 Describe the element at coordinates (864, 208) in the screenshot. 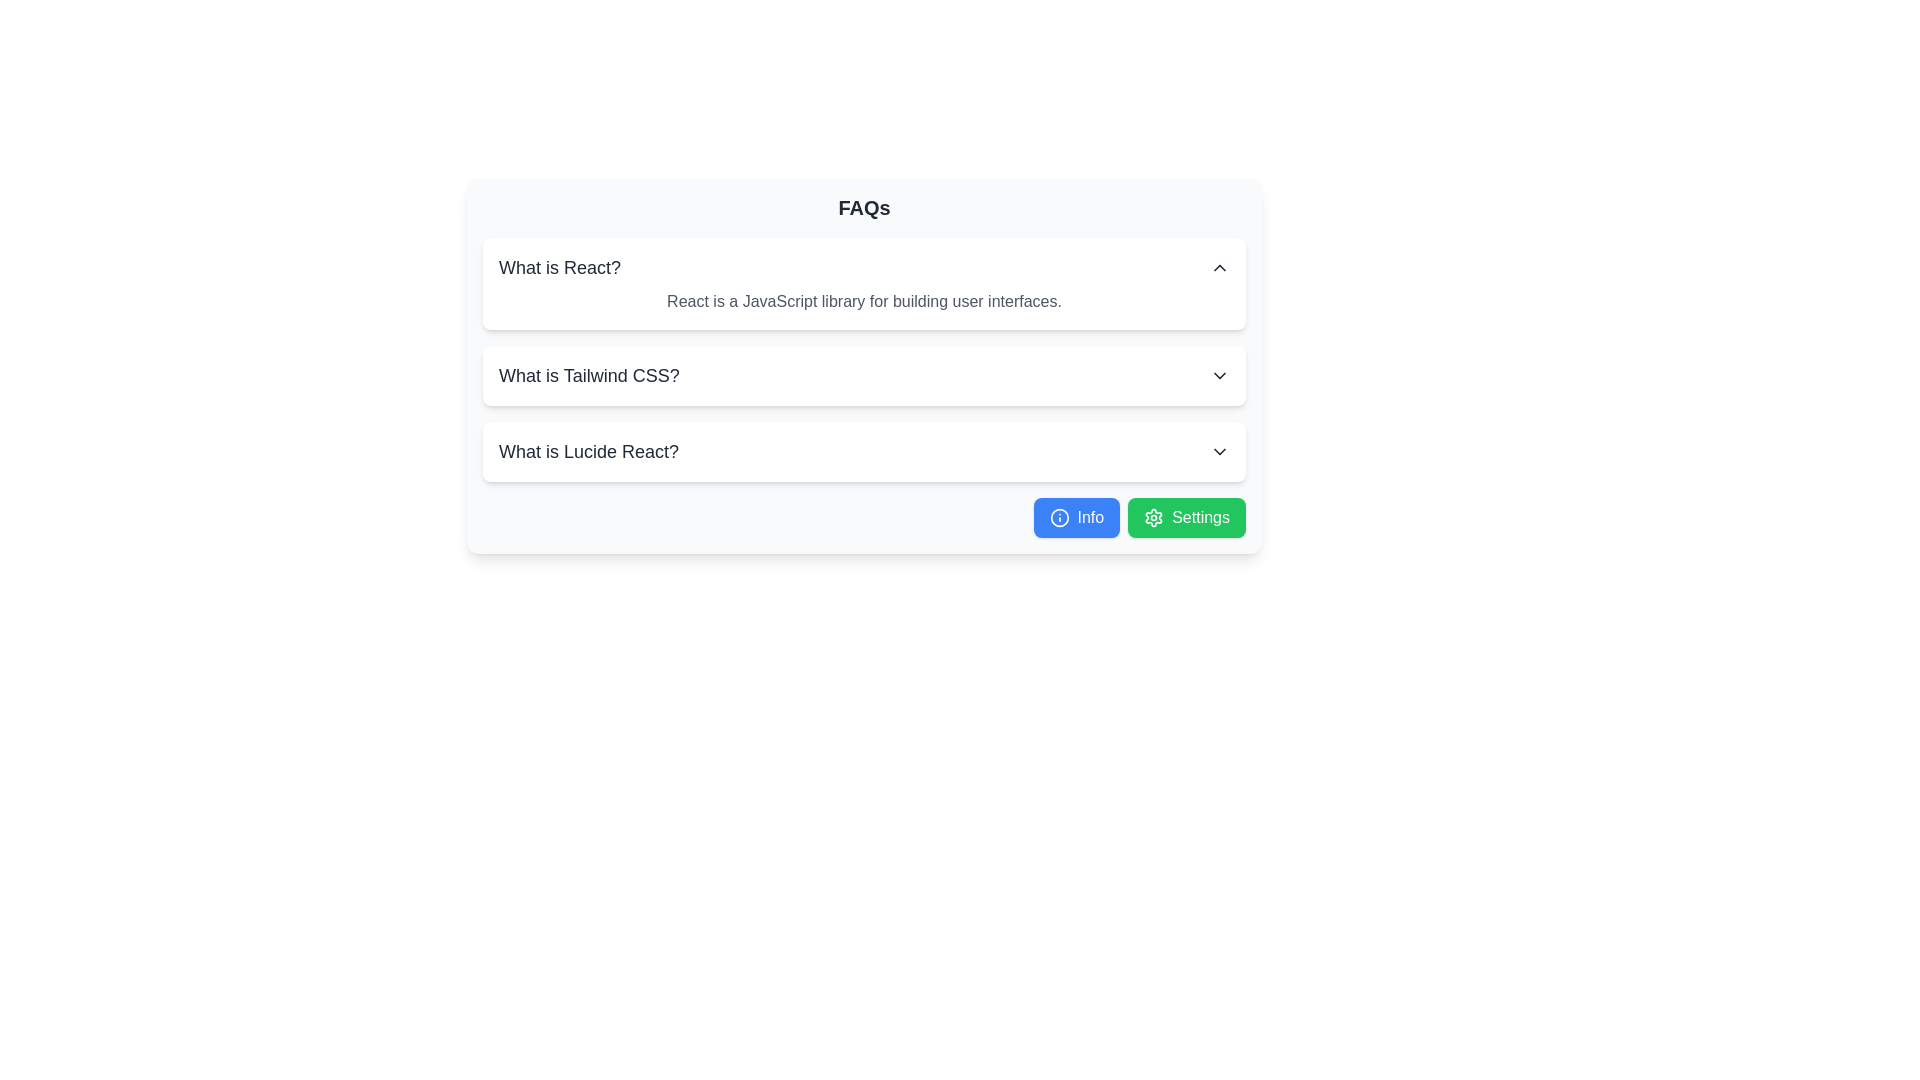

I see `the text heading labeled 'FAQs', which is styled in bold with a larger font size and dark gray color, positioned above a list of elements in the FAQ section` at that location.